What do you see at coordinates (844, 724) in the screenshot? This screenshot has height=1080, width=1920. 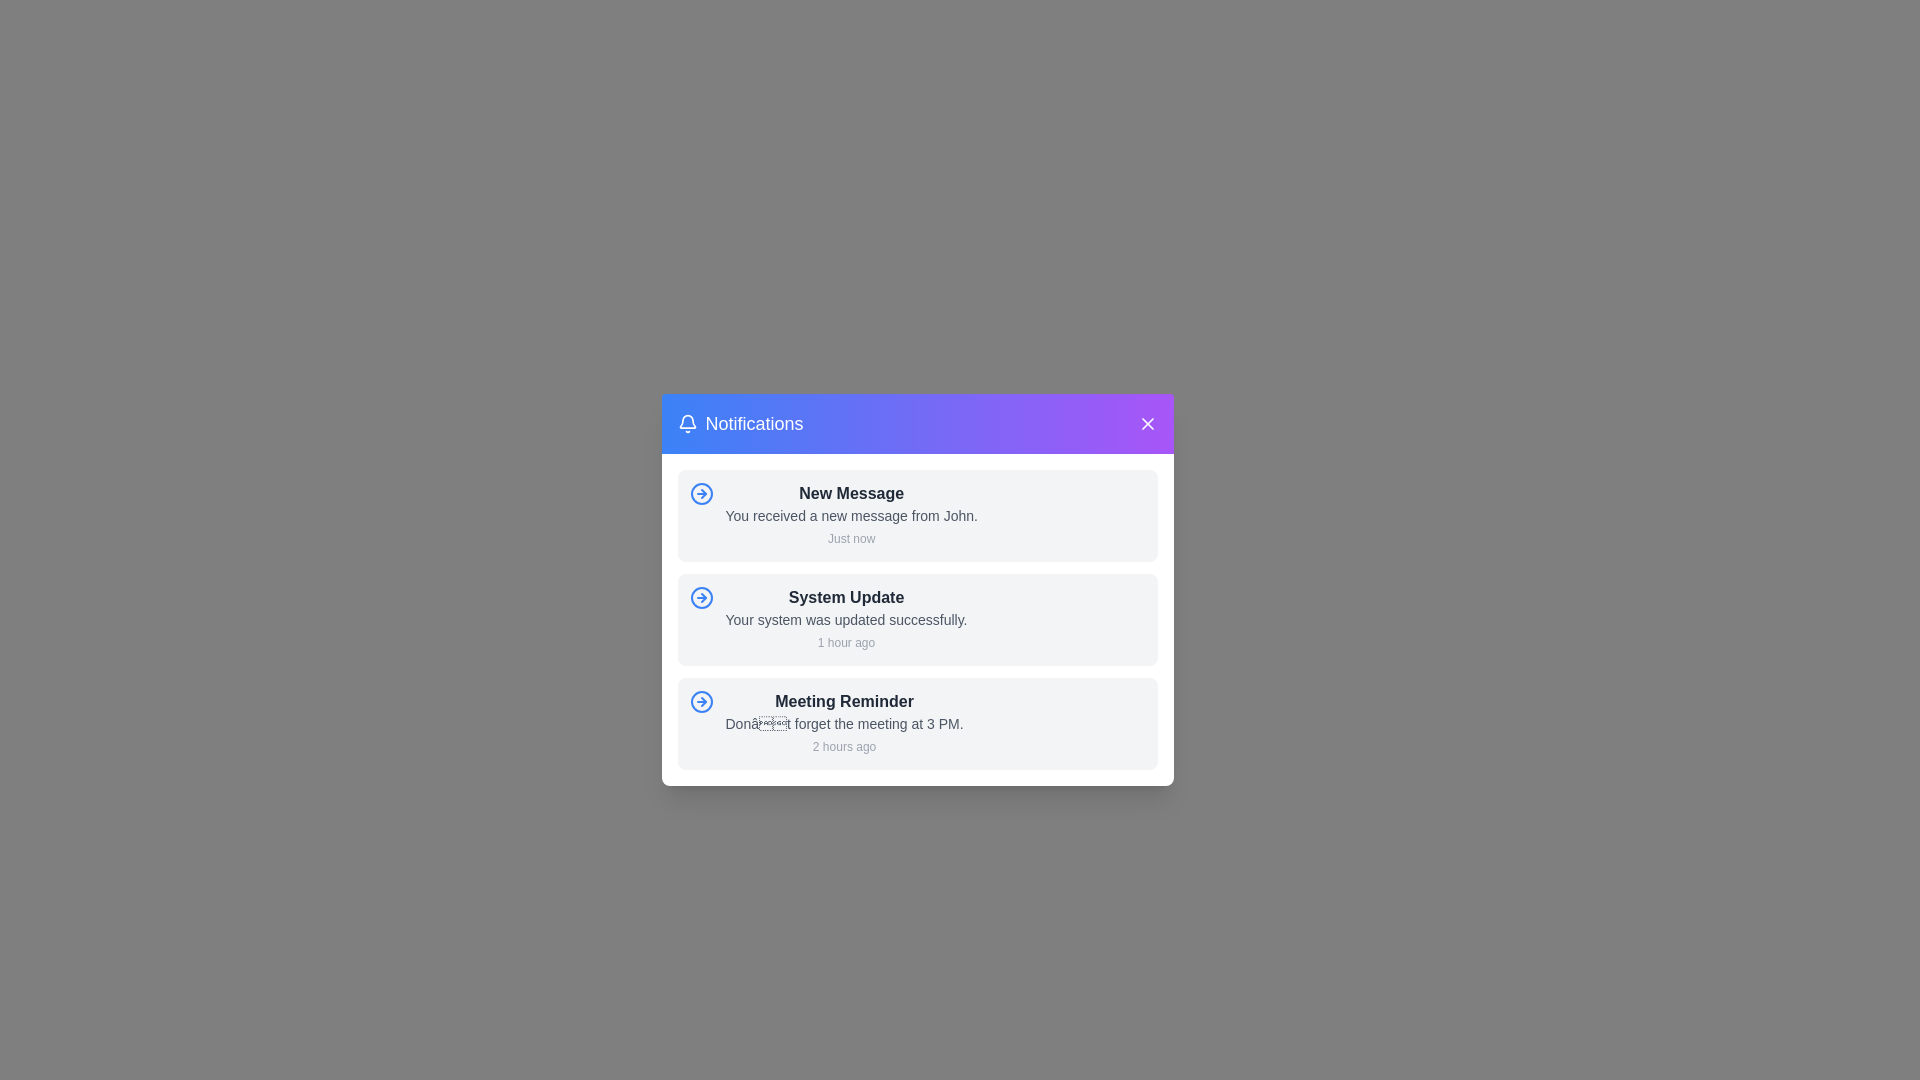 I see `the Text label providing details about the 'Meeting Reminder', which conveys the message 'Don’t forget the meeting at 3 PM.'` at bounding box center [844, 724].